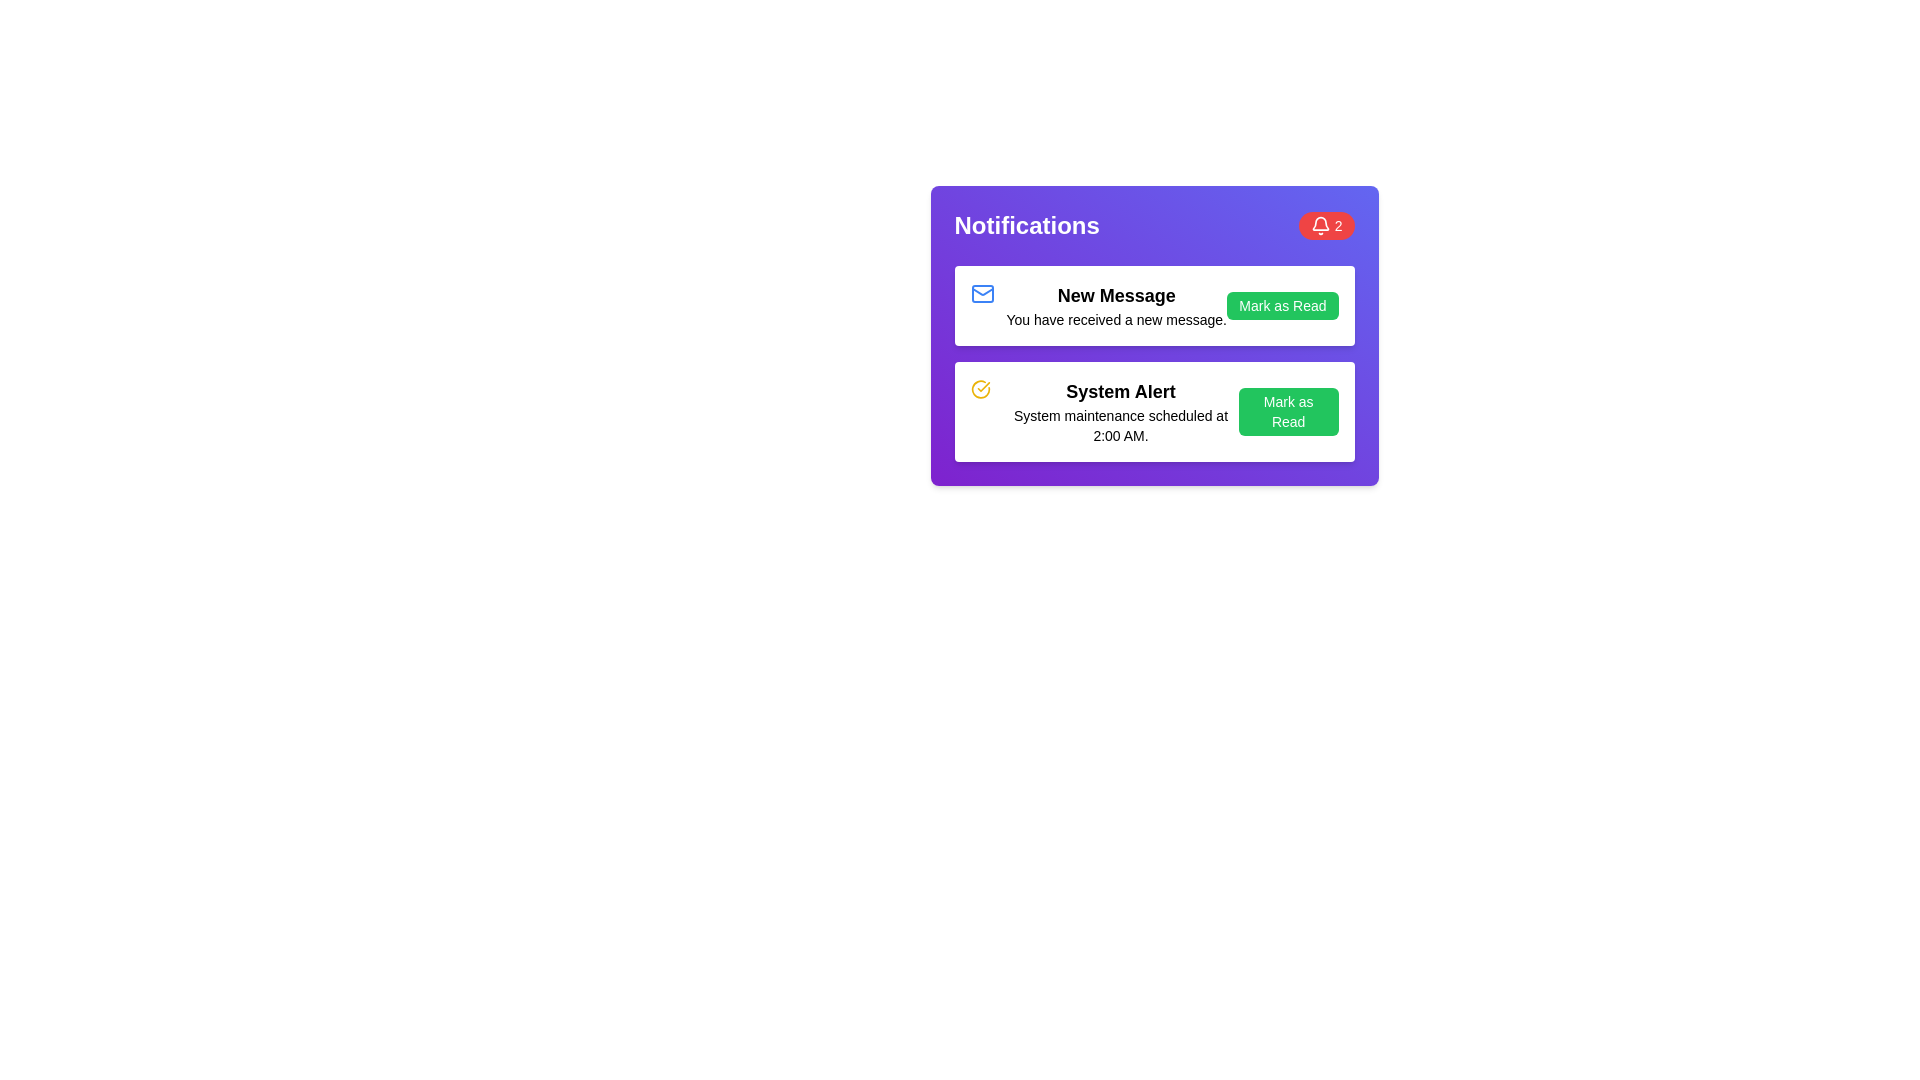 The width and height of the screenshot is (1920, 1080). Describe the element at coordinates (983, 387) in the screenshot. I see `the status of the checkmark icon styled in yellow within the circular outline, which is part of the SVG graphic located beside the 'System Alert' notification message` at that location.